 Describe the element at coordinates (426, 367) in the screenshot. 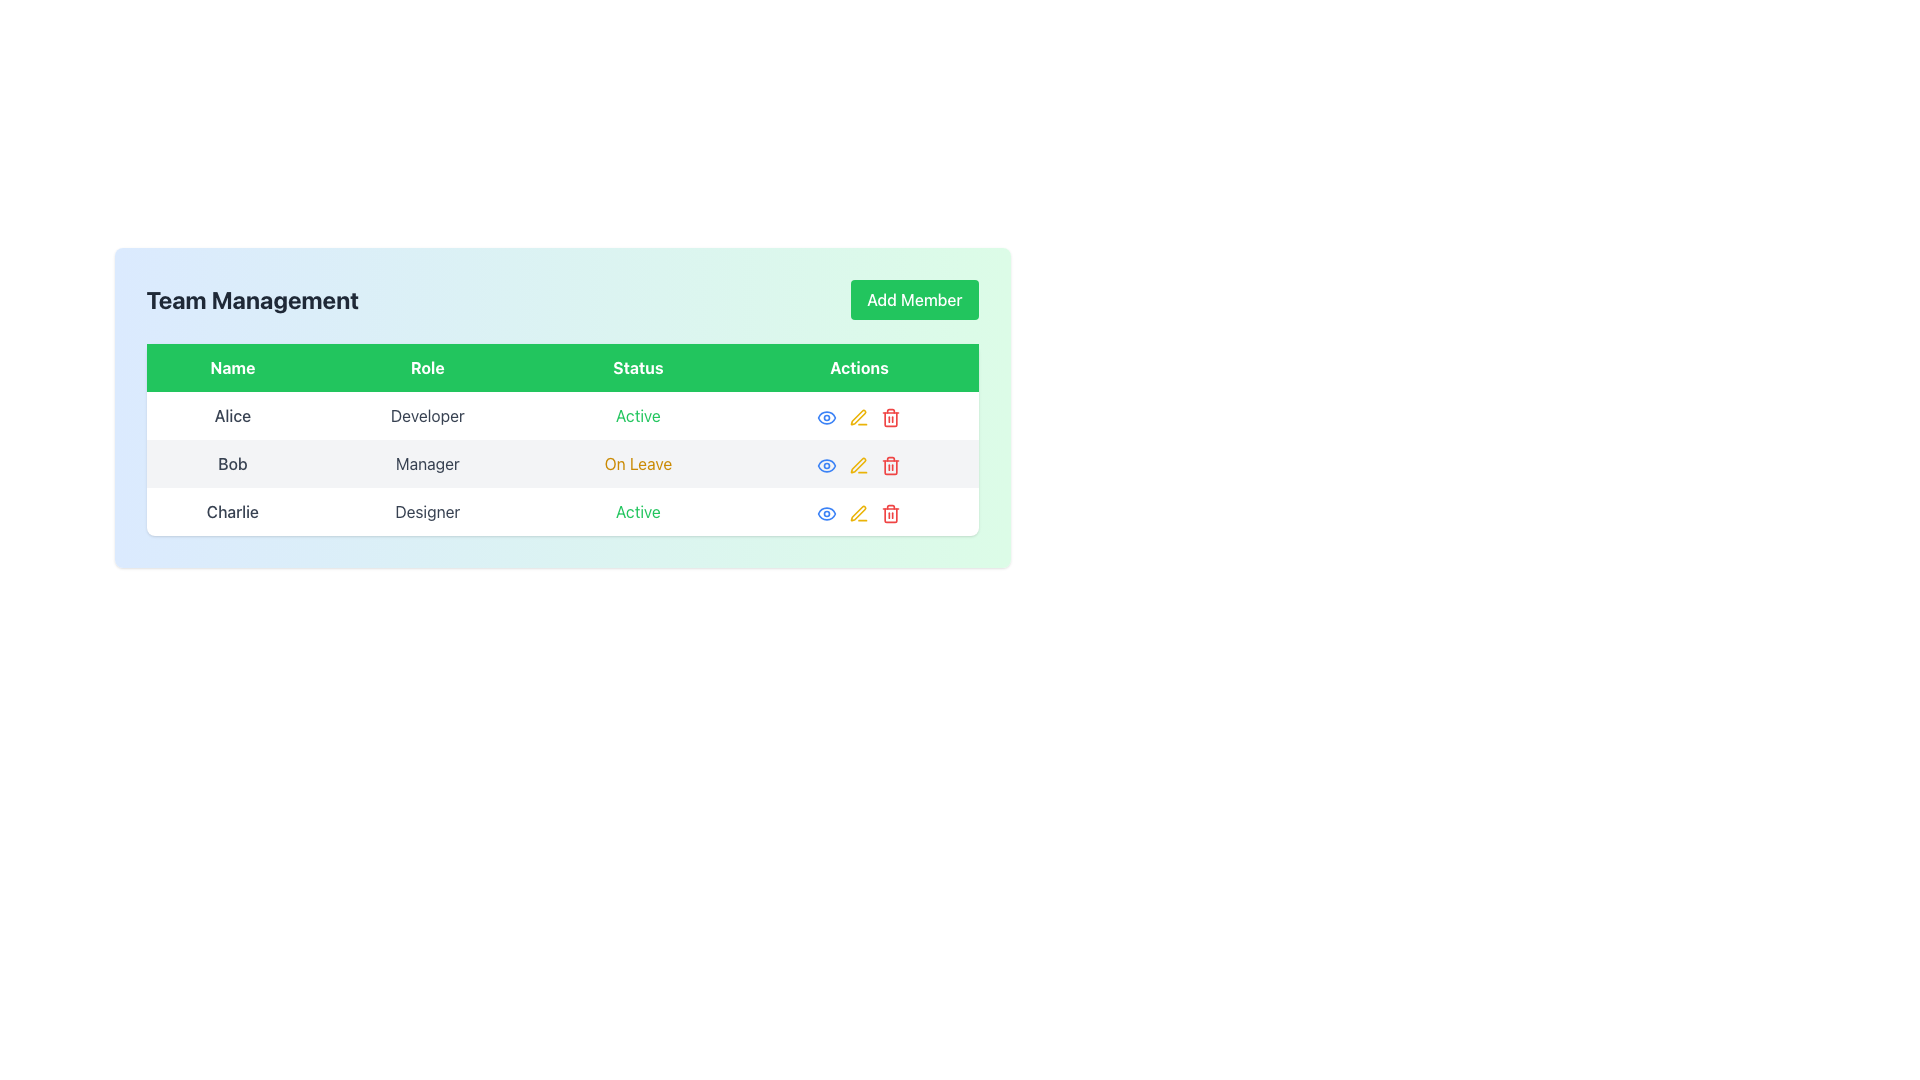

I see `the 'Role' column header label in the table, which is the second column header among 'Name', 'Role', 'Status', and 'Actions'` at that location.